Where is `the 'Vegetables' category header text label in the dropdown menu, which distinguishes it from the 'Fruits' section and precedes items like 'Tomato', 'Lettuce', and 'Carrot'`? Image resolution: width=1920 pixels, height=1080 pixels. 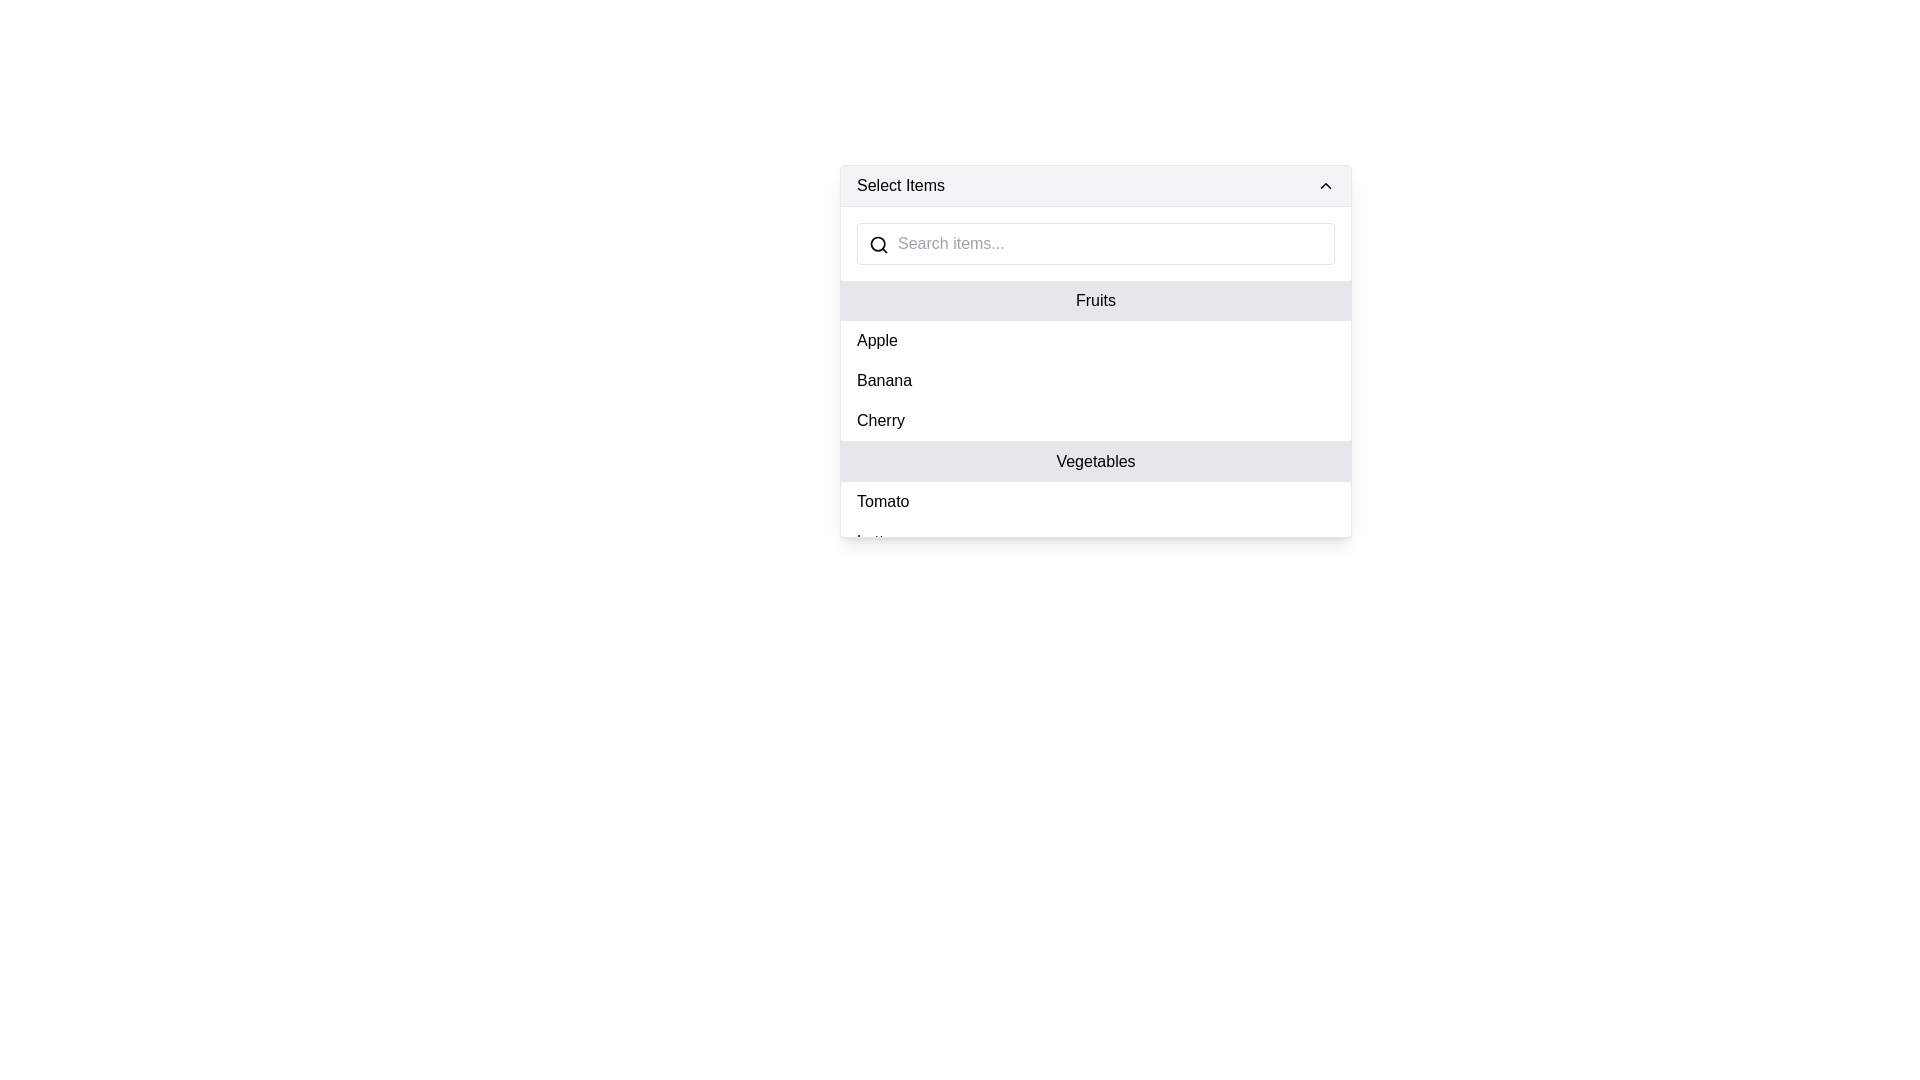 the 'Vegetables' category header text label in the dropdown menu, which distinguishes it from the 'Fruits' section and precedes items like 'Tomato', 'Lettuce', and 'Carrot' is located at coordinates (1094, 462).